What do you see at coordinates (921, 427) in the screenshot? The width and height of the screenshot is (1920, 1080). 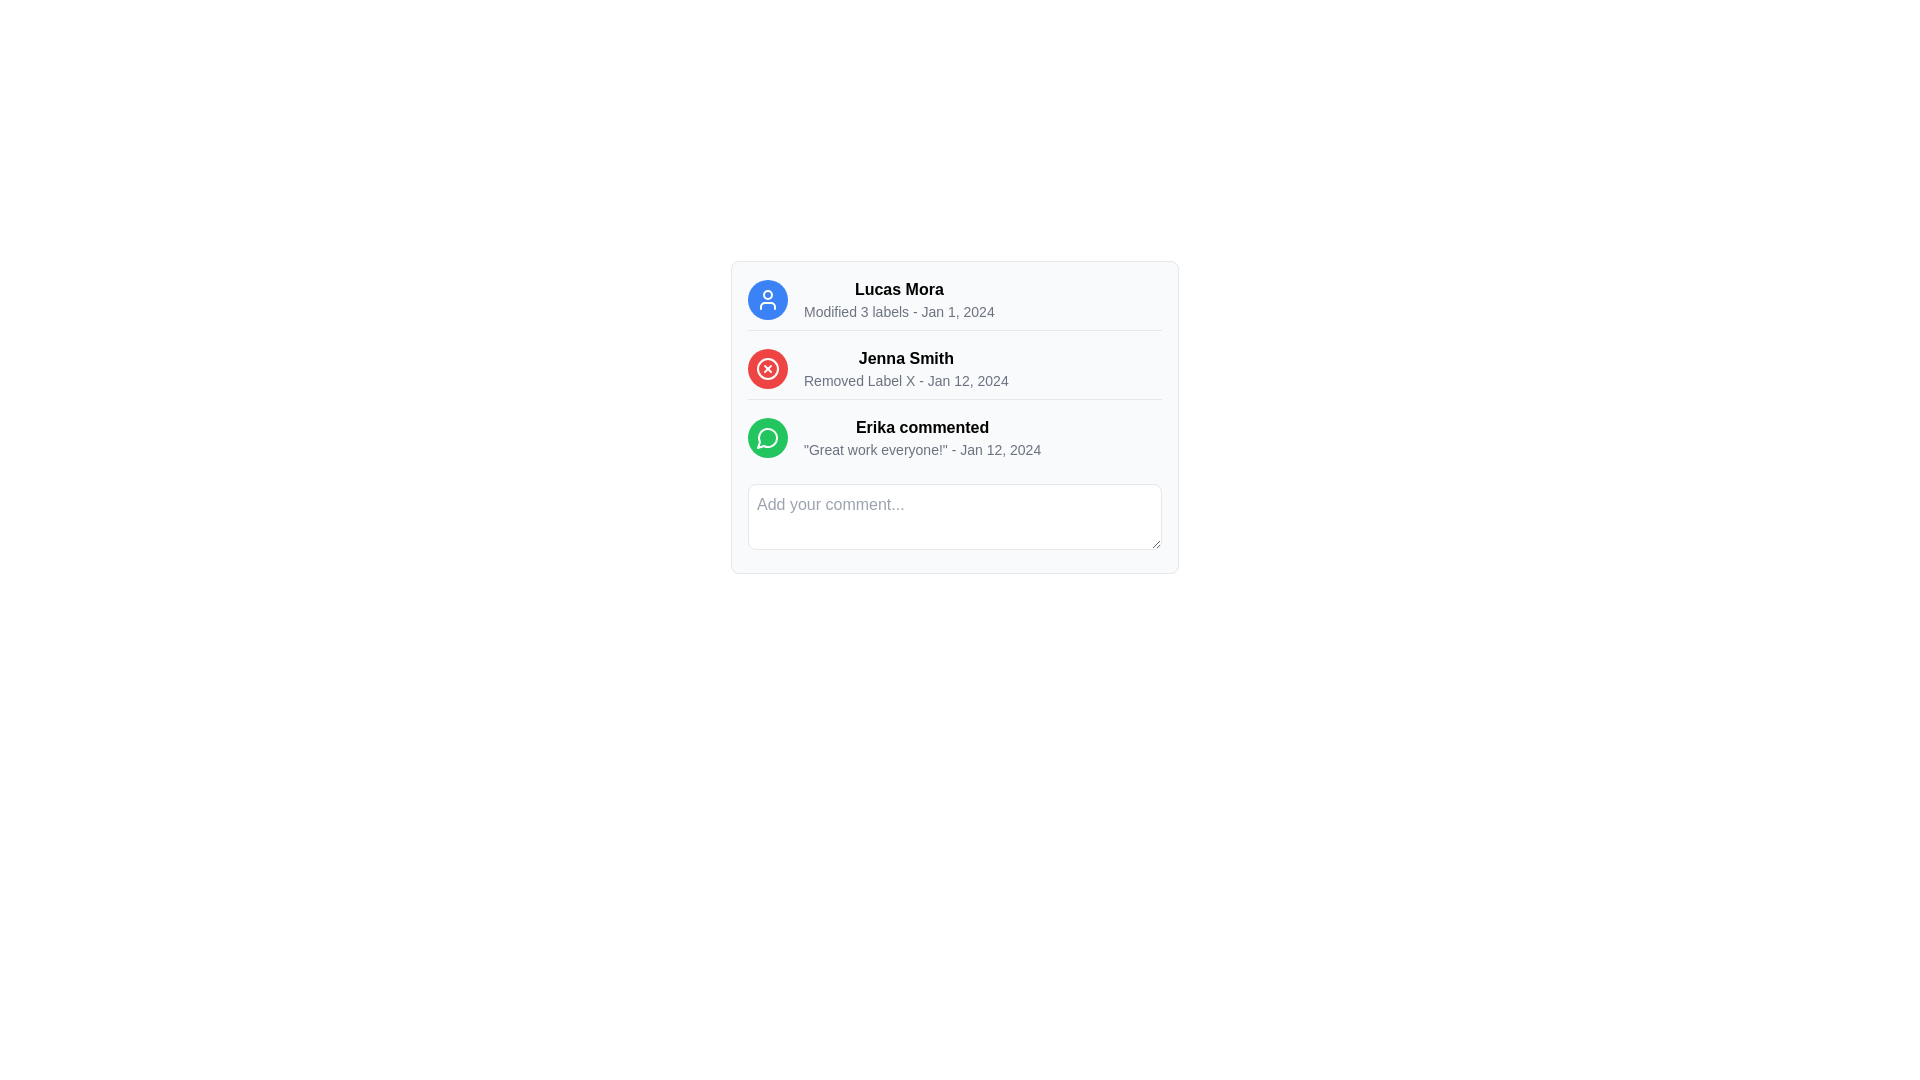 I see `bold text label that says 'Erika commented', located in the third position of the user actions list, situated between 'Jenna Smith' and a quote from 'Erika'` at bounding box center [921, 427].